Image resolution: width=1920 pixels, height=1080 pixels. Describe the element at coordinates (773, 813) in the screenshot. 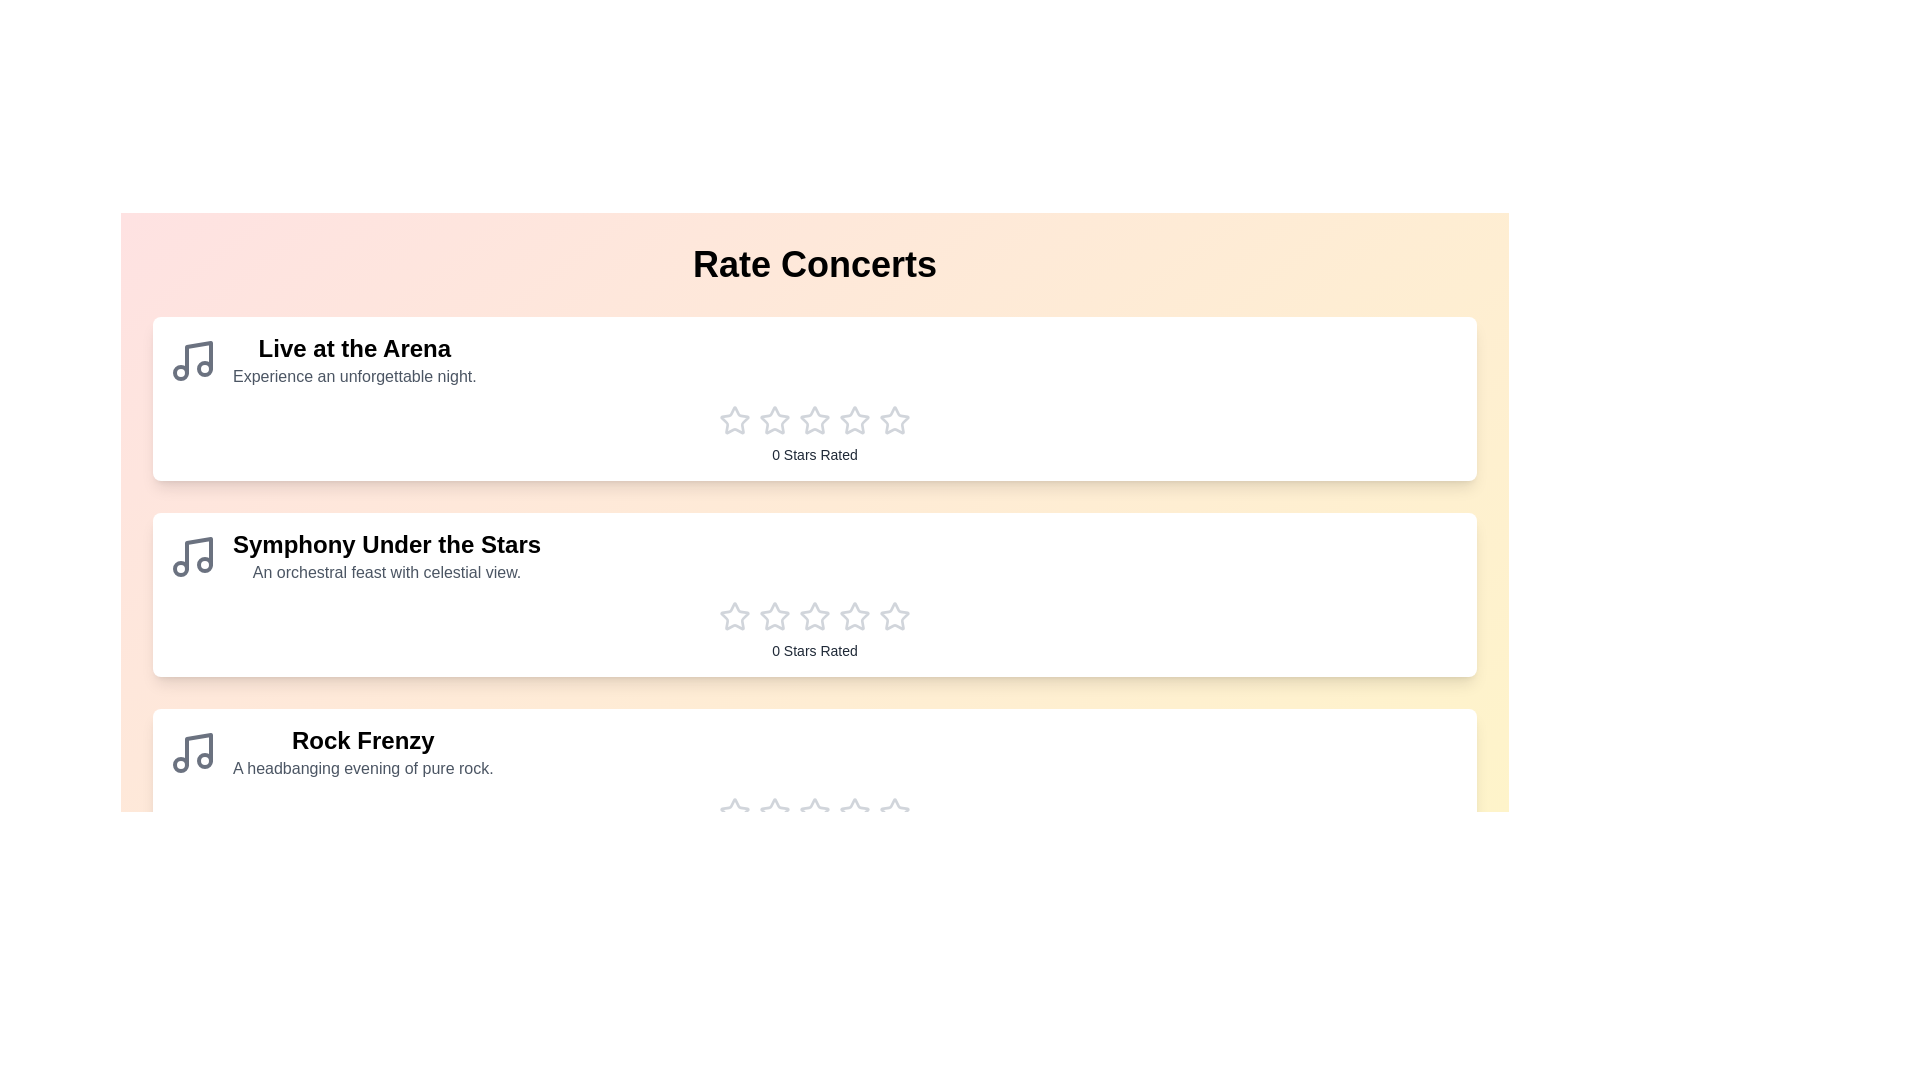

I see `the star corresponding to the rating 2 for the concert Rock Frenzy` at that location.